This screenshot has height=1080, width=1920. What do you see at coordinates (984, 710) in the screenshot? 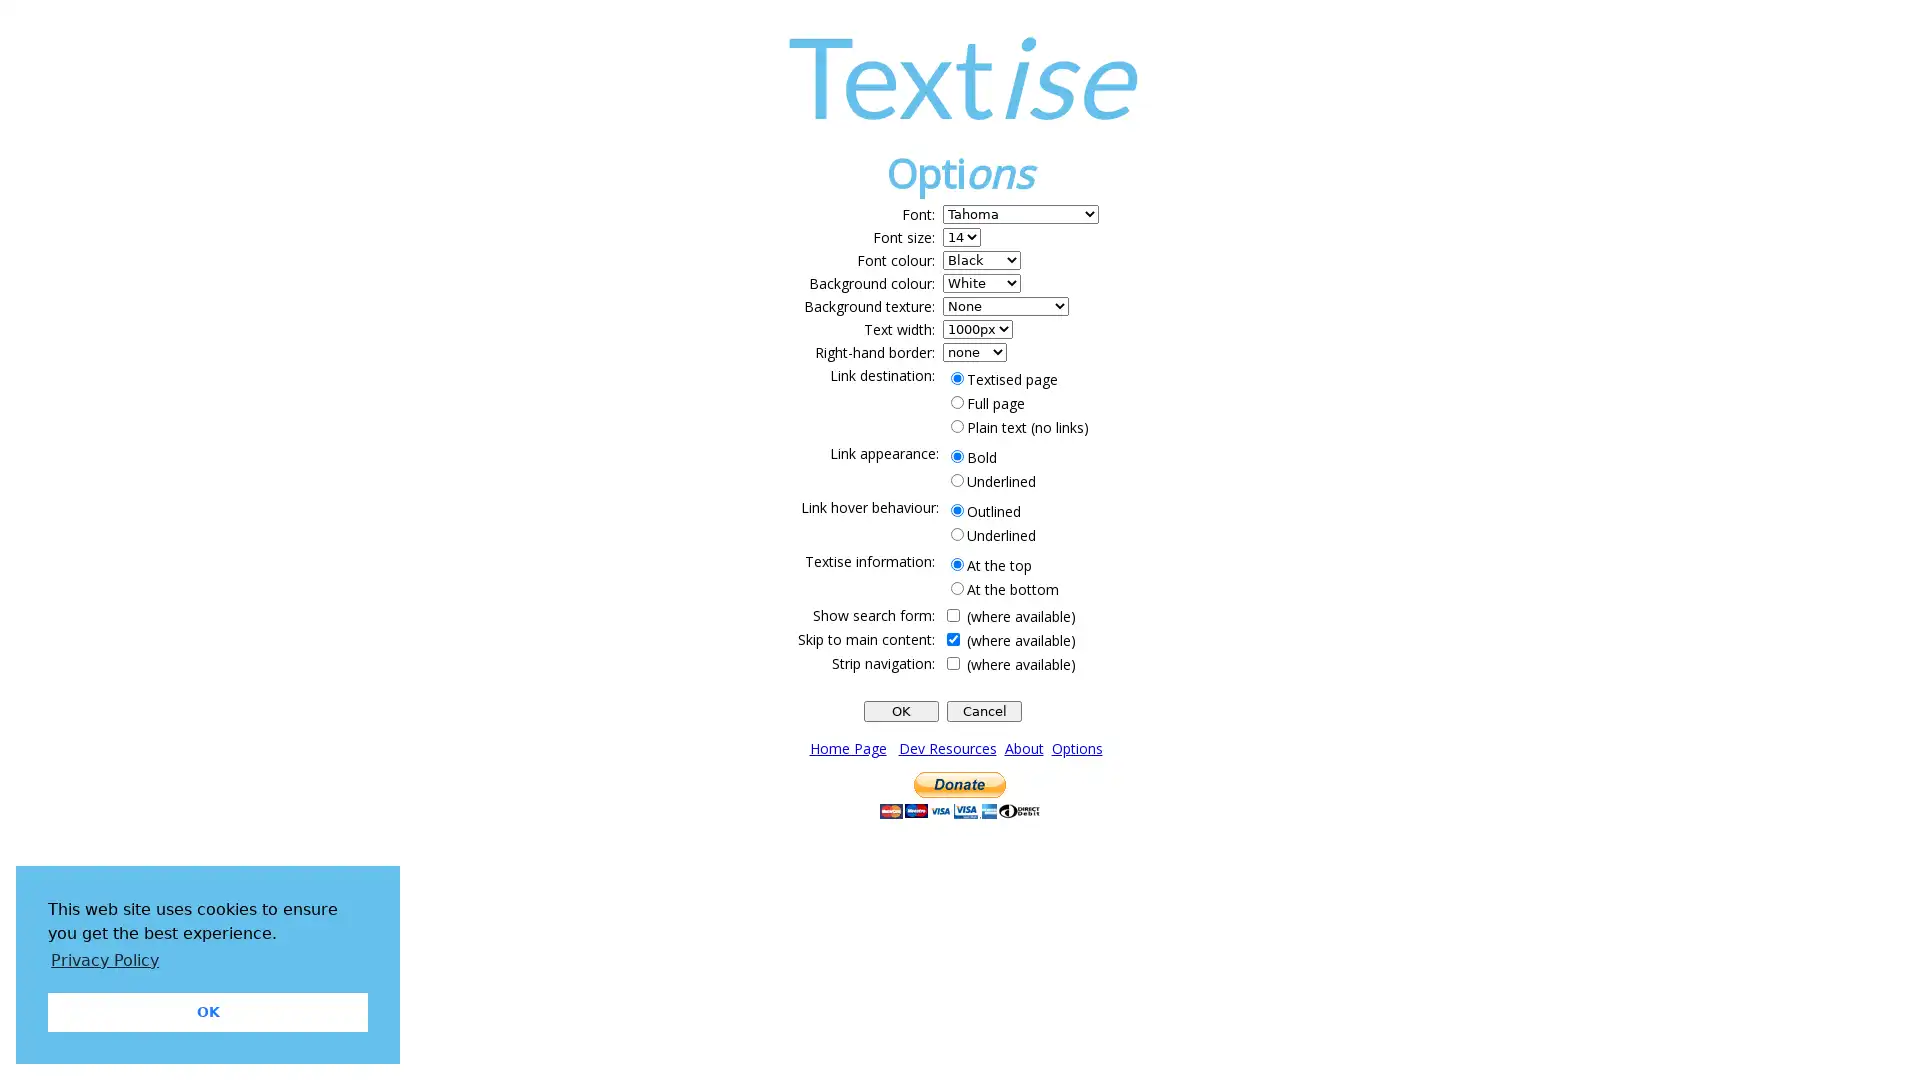
I see `Cancel` at bounding box center [984, 710].